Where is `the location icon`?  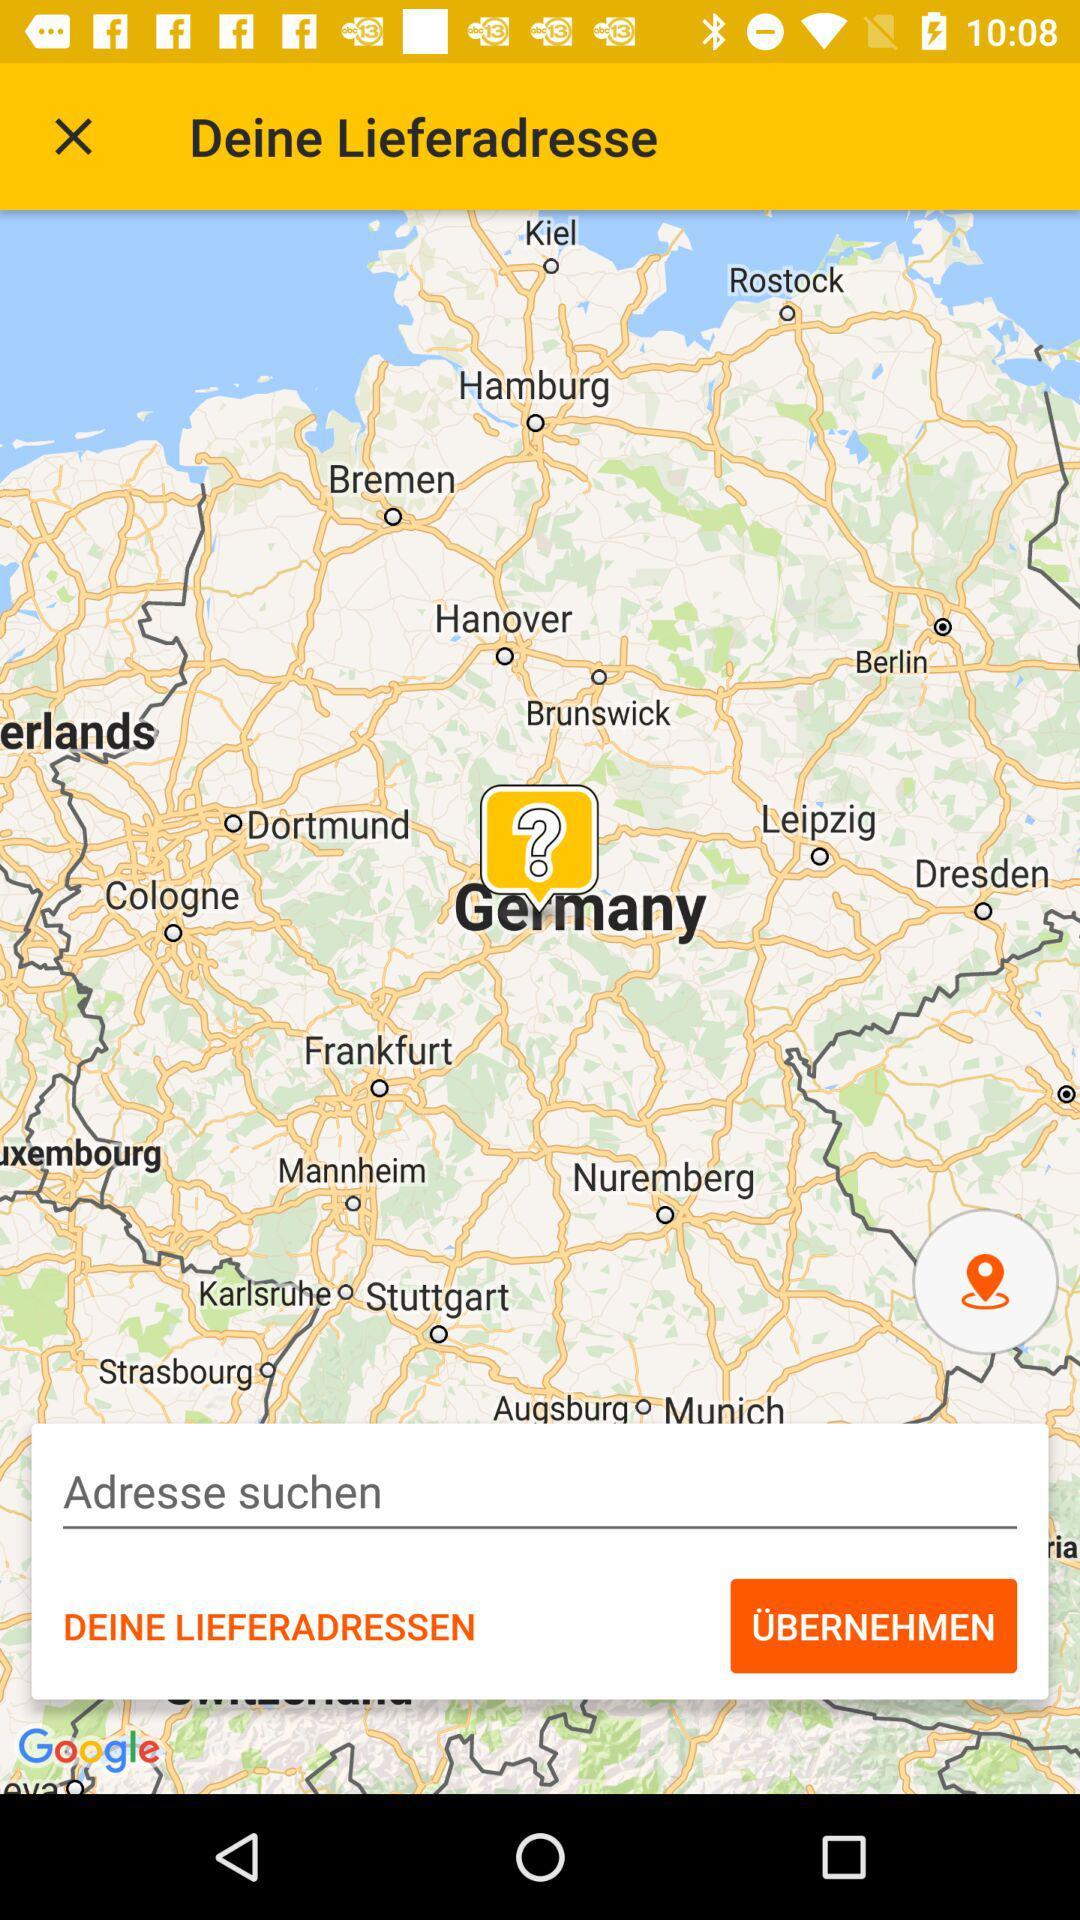 the location icon is located at coordinates (984, 1281).